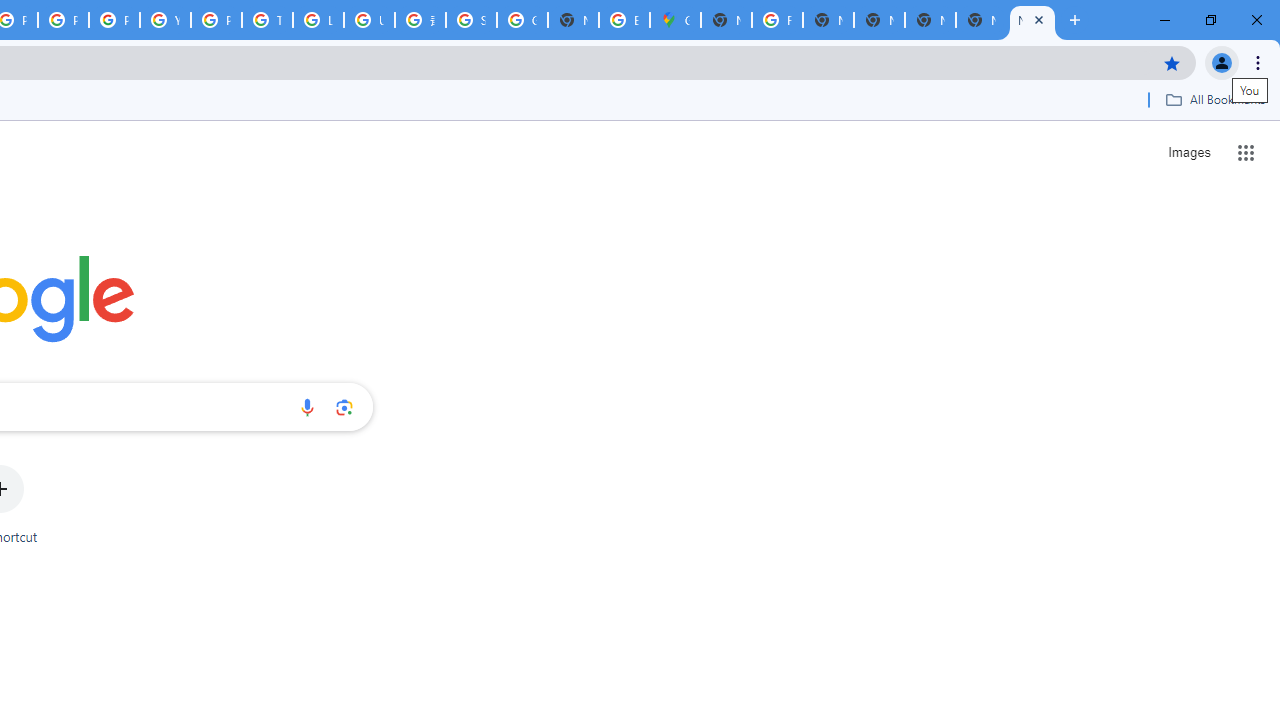 This screenshot has width=1280, height=720. Describe the element at coordinates (64, 20) in the screenshot. I see `'Privacy Help Center - Policies Help'` at that location.